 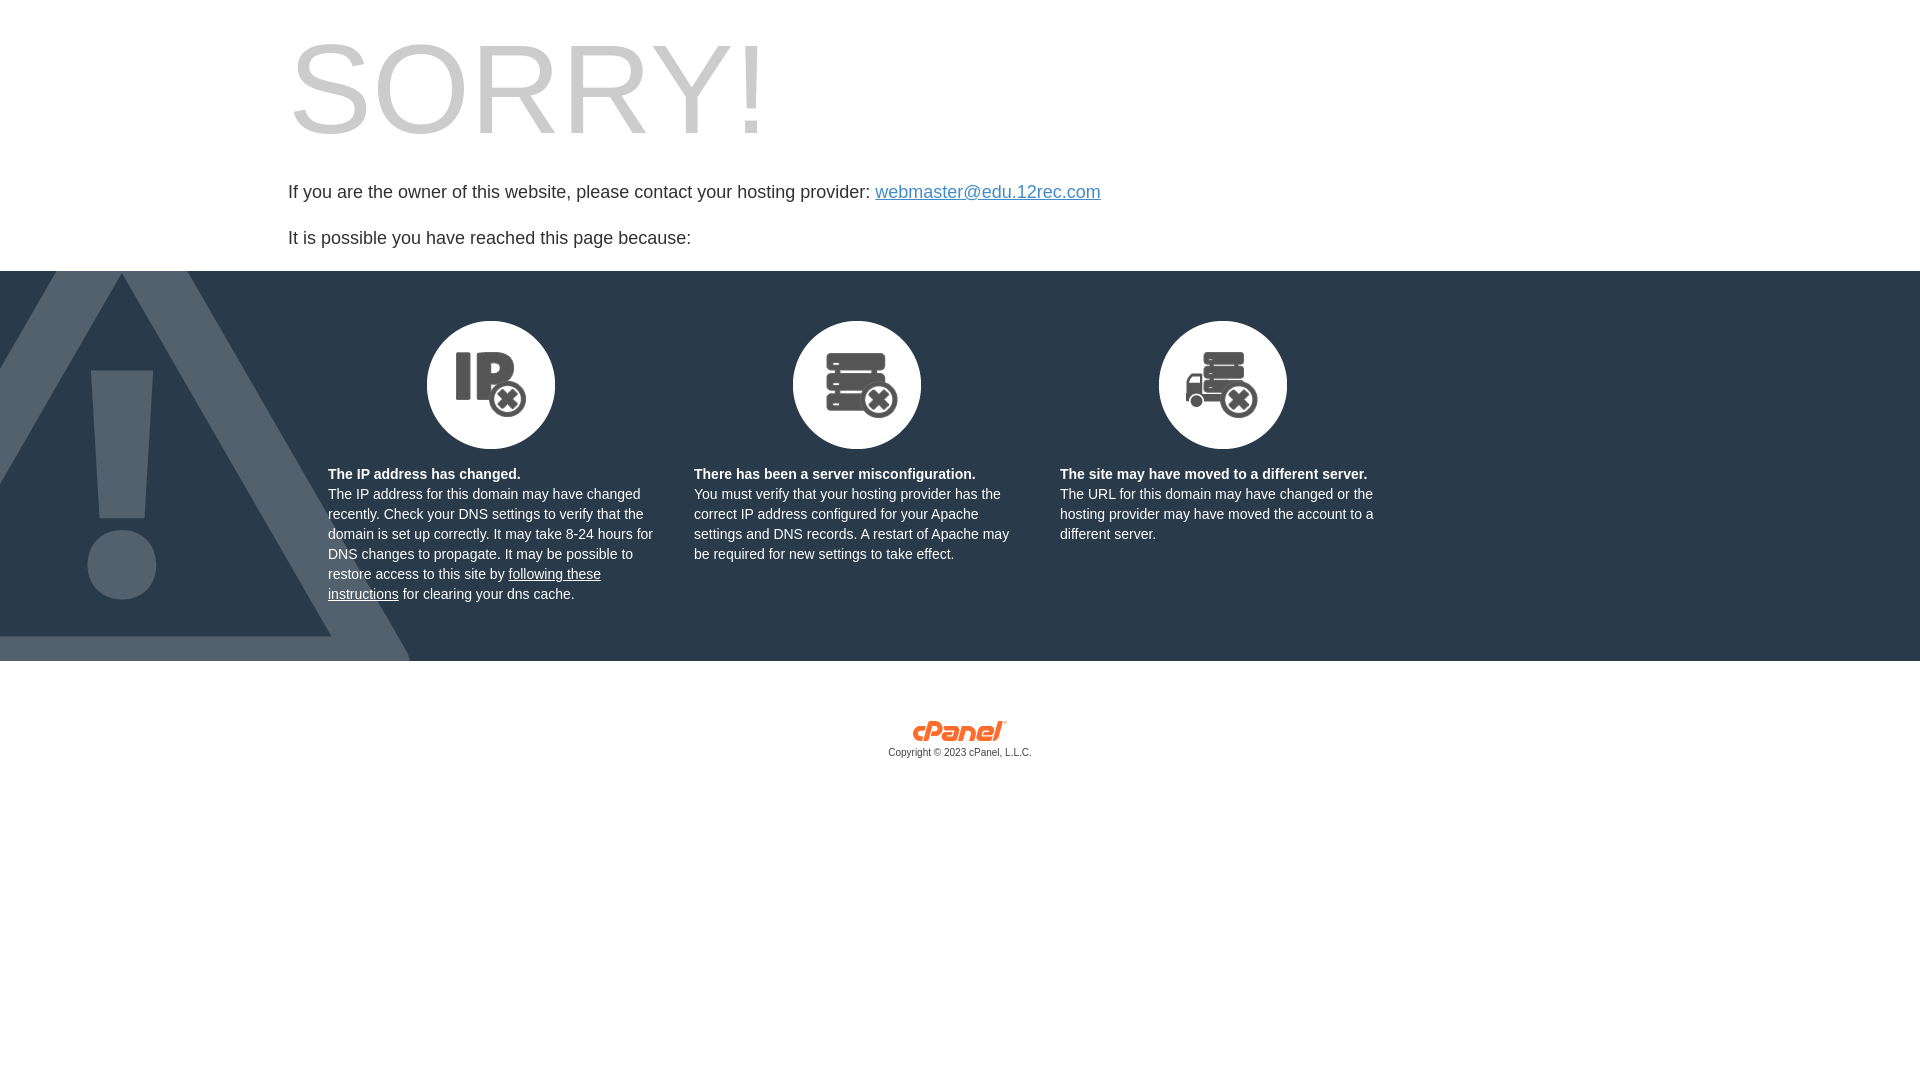 What do you see at coordinates (987, 192) in the screenshot?
I see `'webmaster@edu.12rec.com'` at bounding box center [987, 192].